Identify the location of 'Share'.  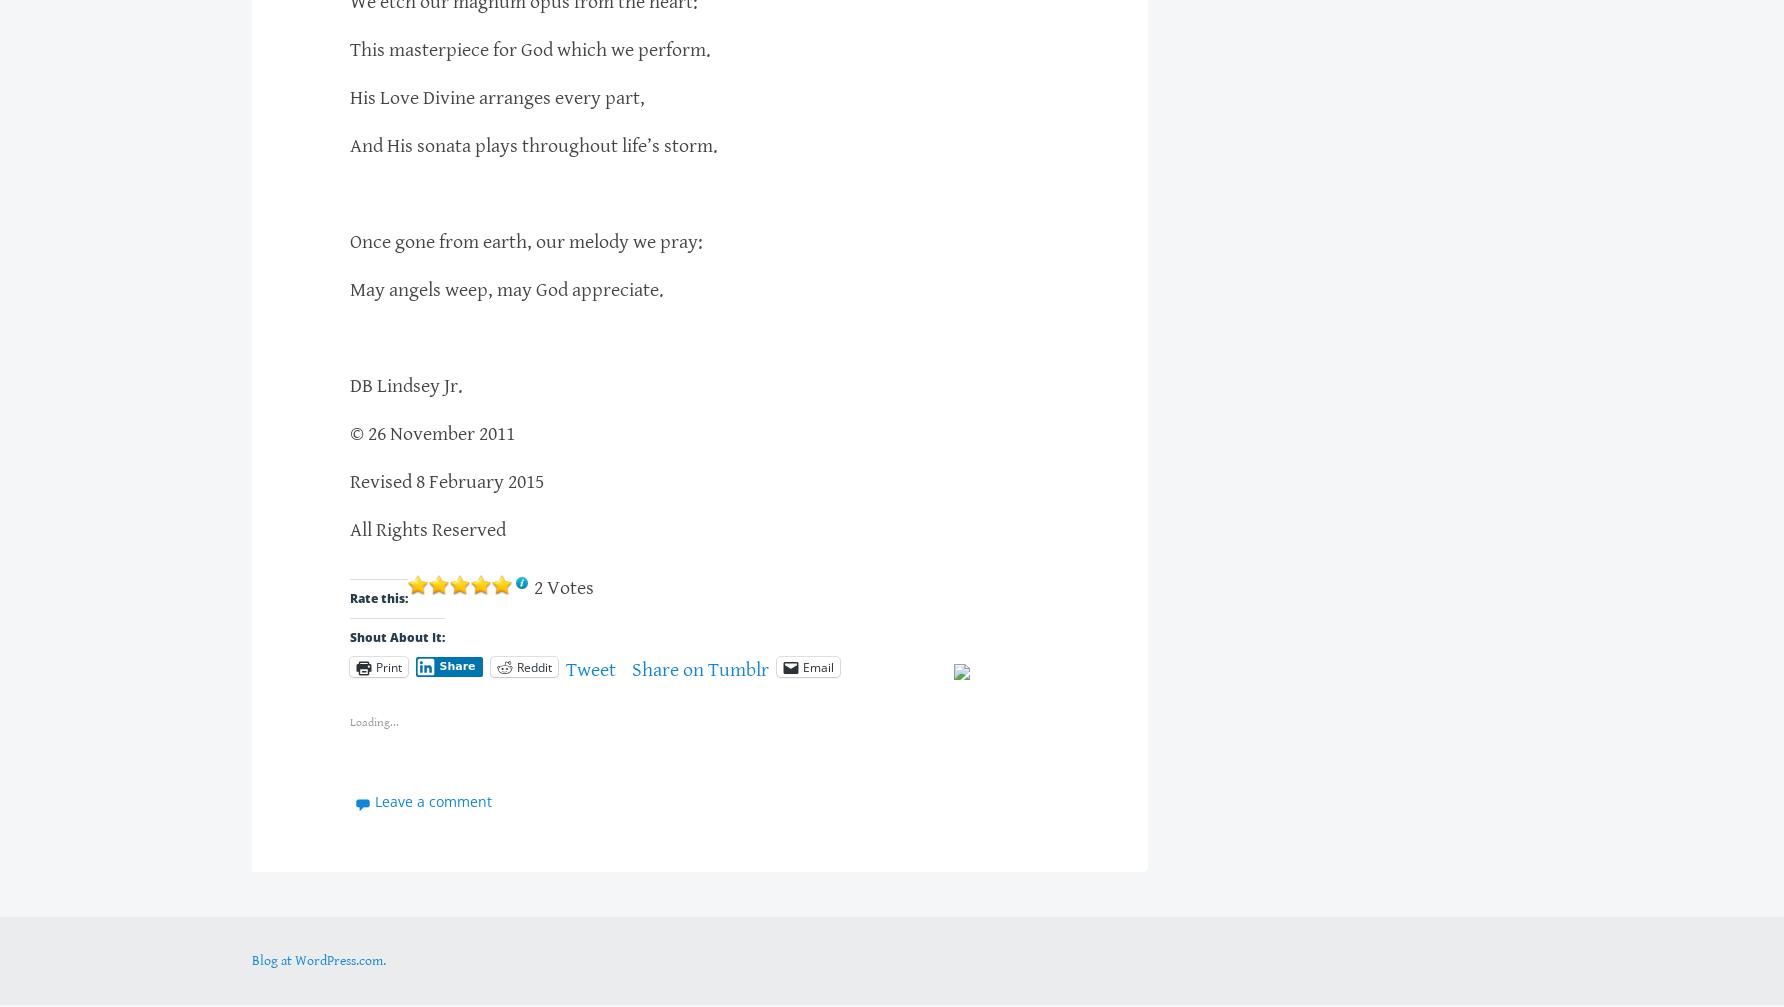
(457, 665).